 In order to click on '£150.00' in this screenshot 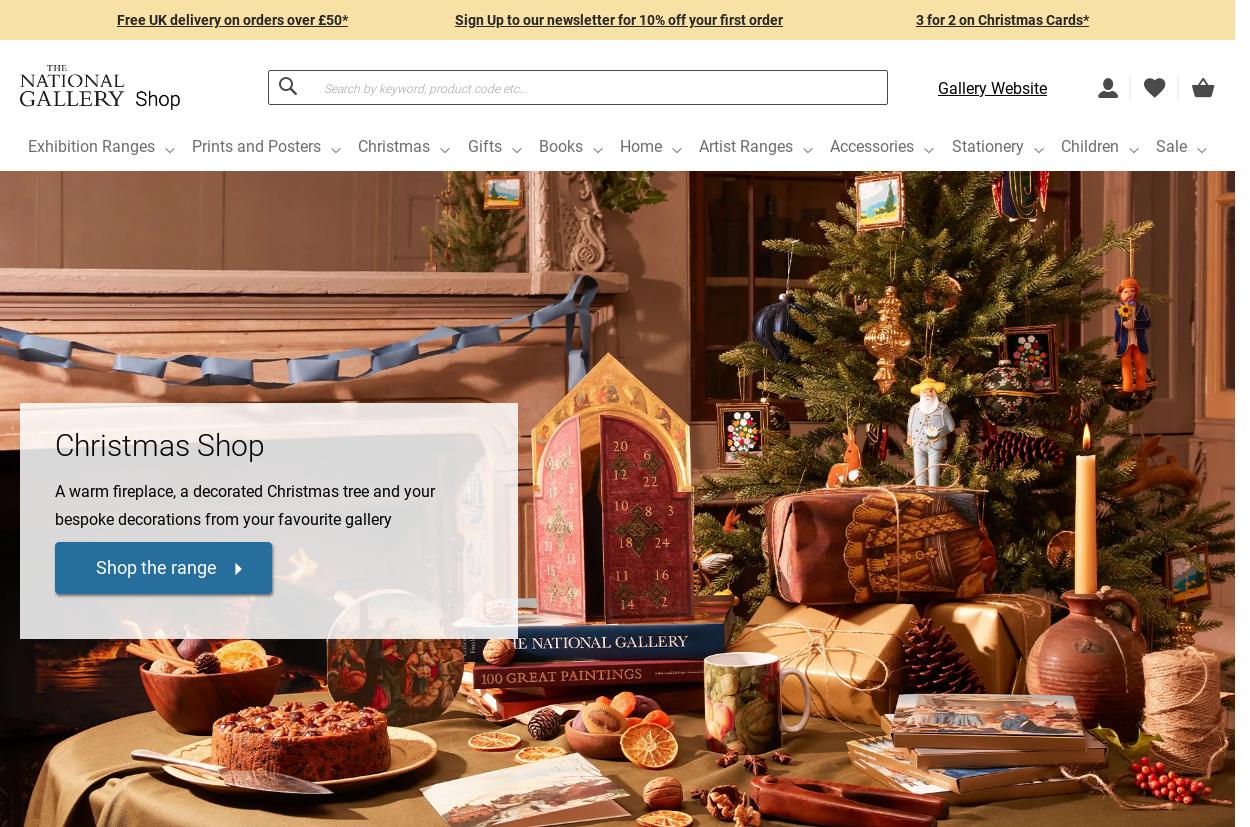, I will do `click(352, 736)`.